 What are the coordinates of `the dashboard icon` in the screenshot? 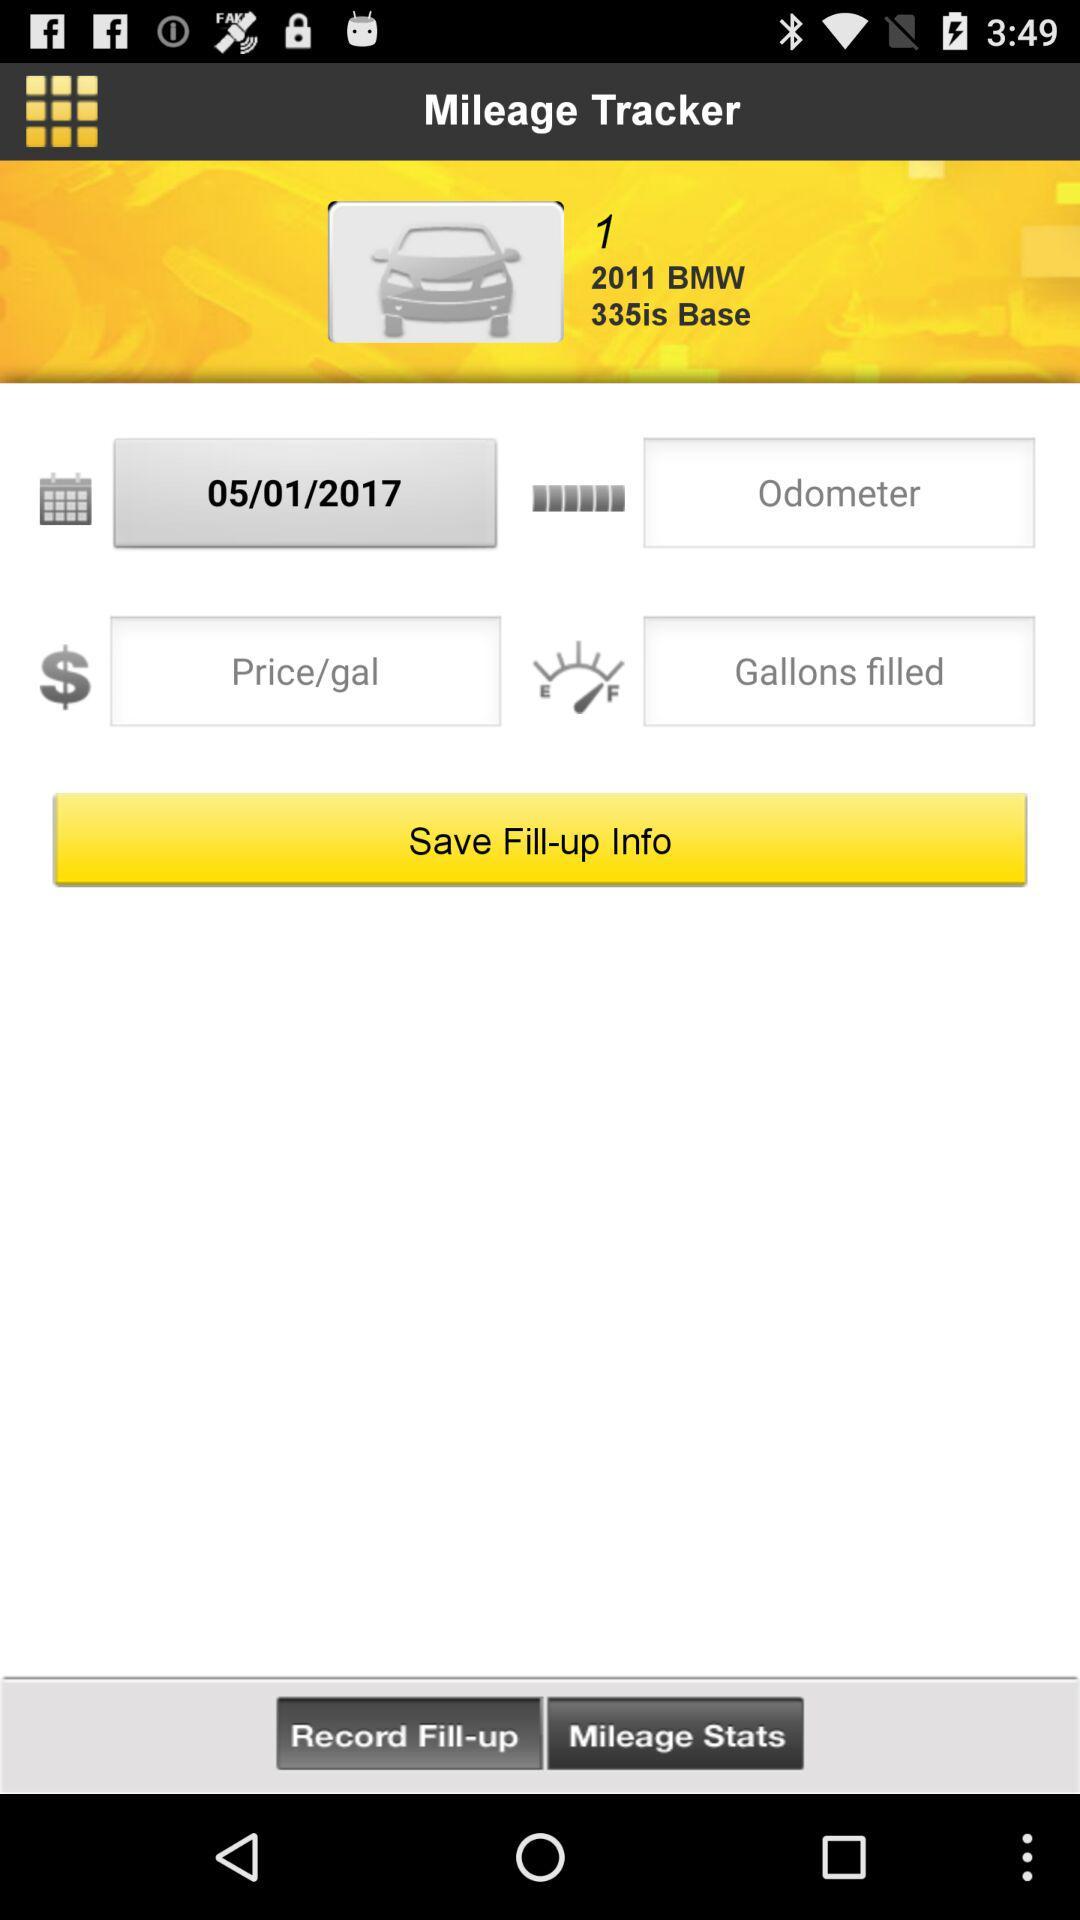 It's located at (60, 118).